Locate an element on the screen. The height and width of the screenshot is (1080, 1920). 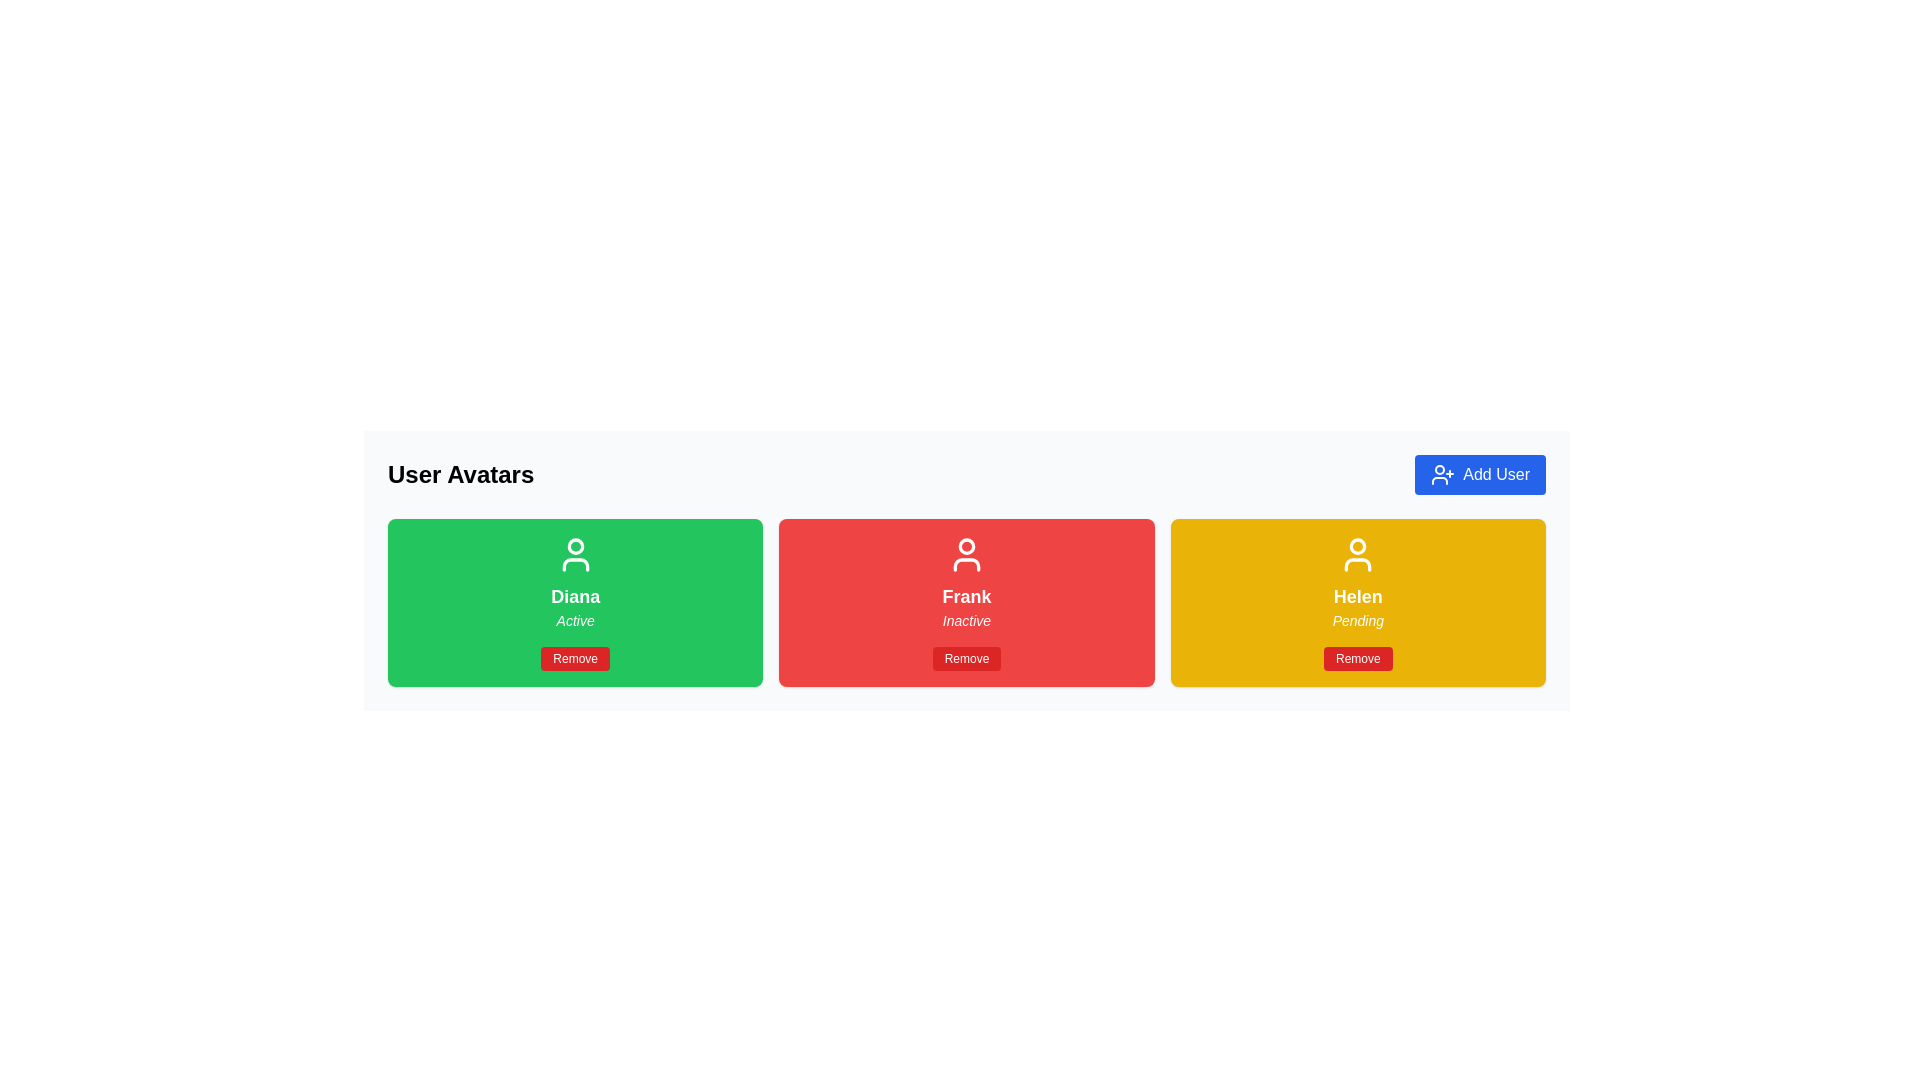
the SVG circle component representing the head of the user avatar icon for 'Helen', located inside the yellow rectangle on the third card in a horizontal row of user icons is located at coordinates (1358, 546).